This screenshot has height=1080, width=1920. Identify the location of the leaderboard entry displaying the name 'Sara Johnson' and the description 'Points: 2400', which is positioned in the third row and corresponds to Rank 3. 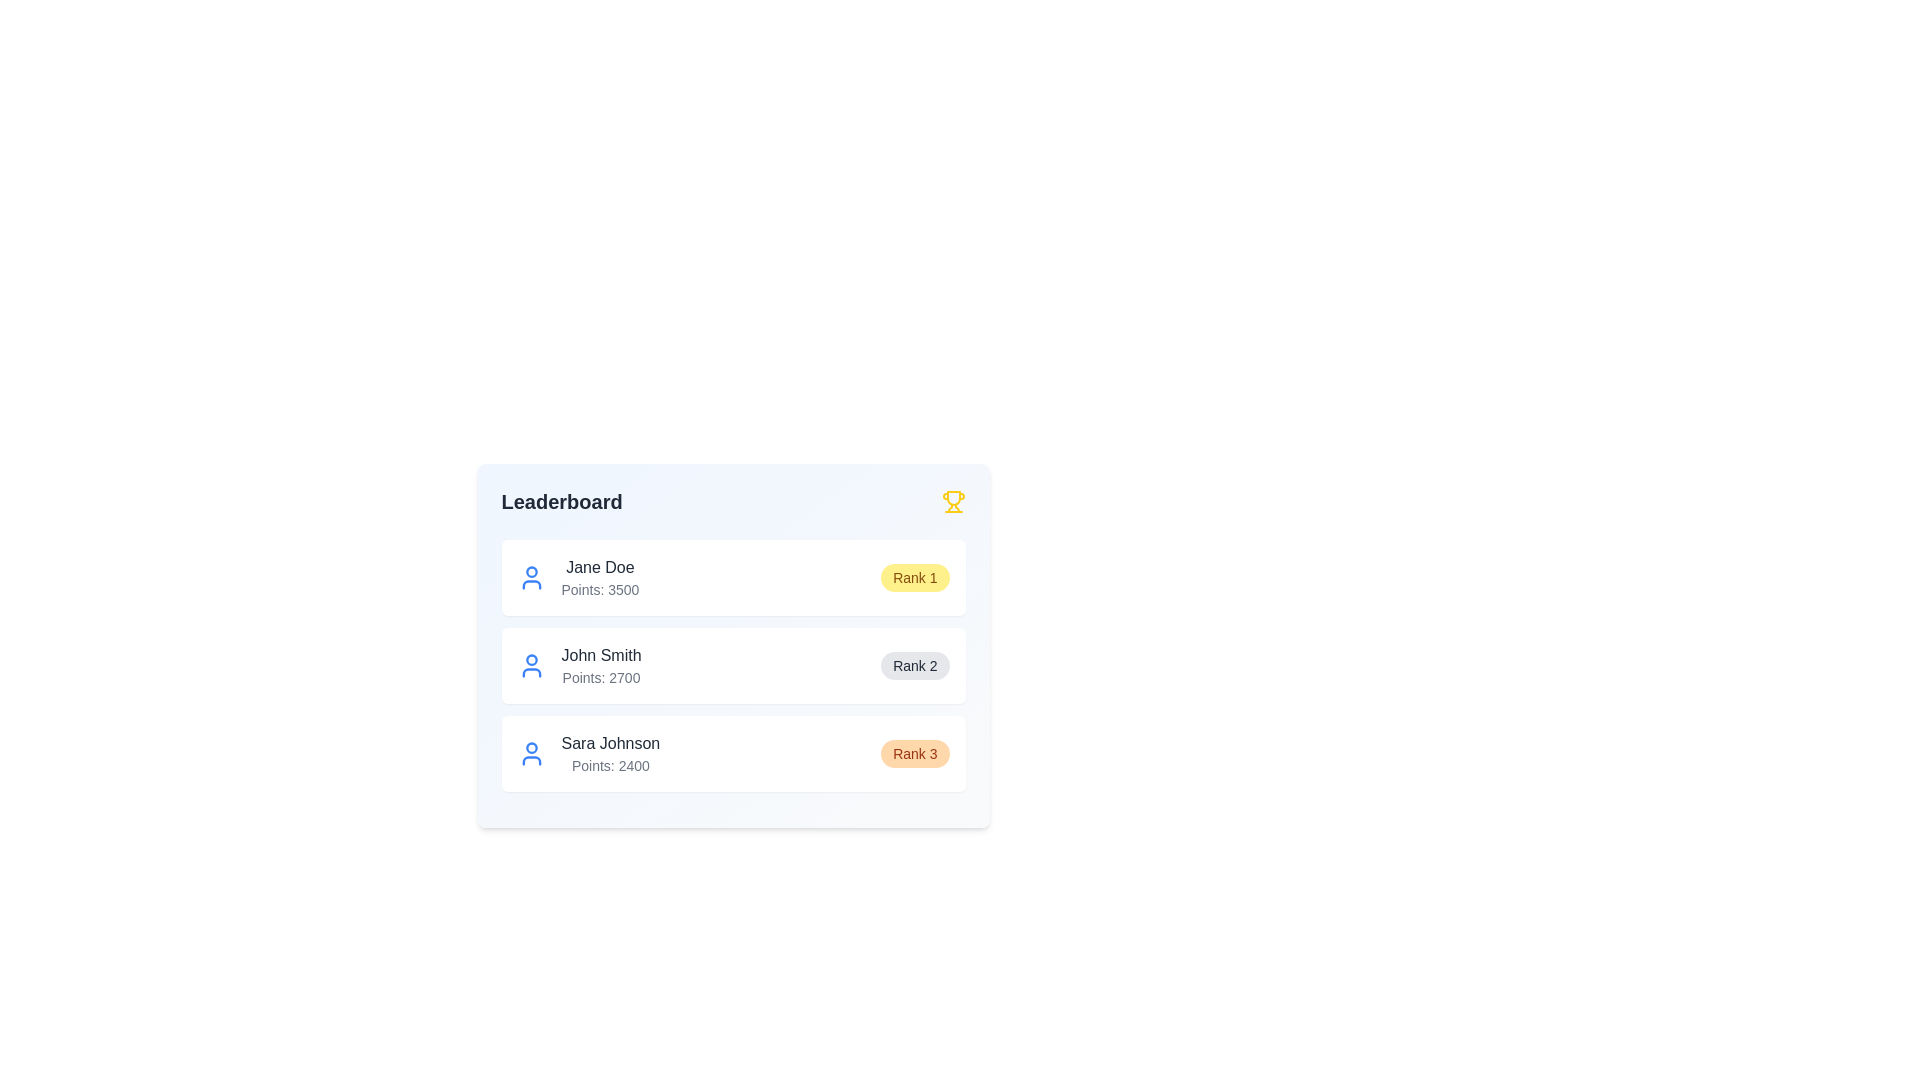
(609, 753).